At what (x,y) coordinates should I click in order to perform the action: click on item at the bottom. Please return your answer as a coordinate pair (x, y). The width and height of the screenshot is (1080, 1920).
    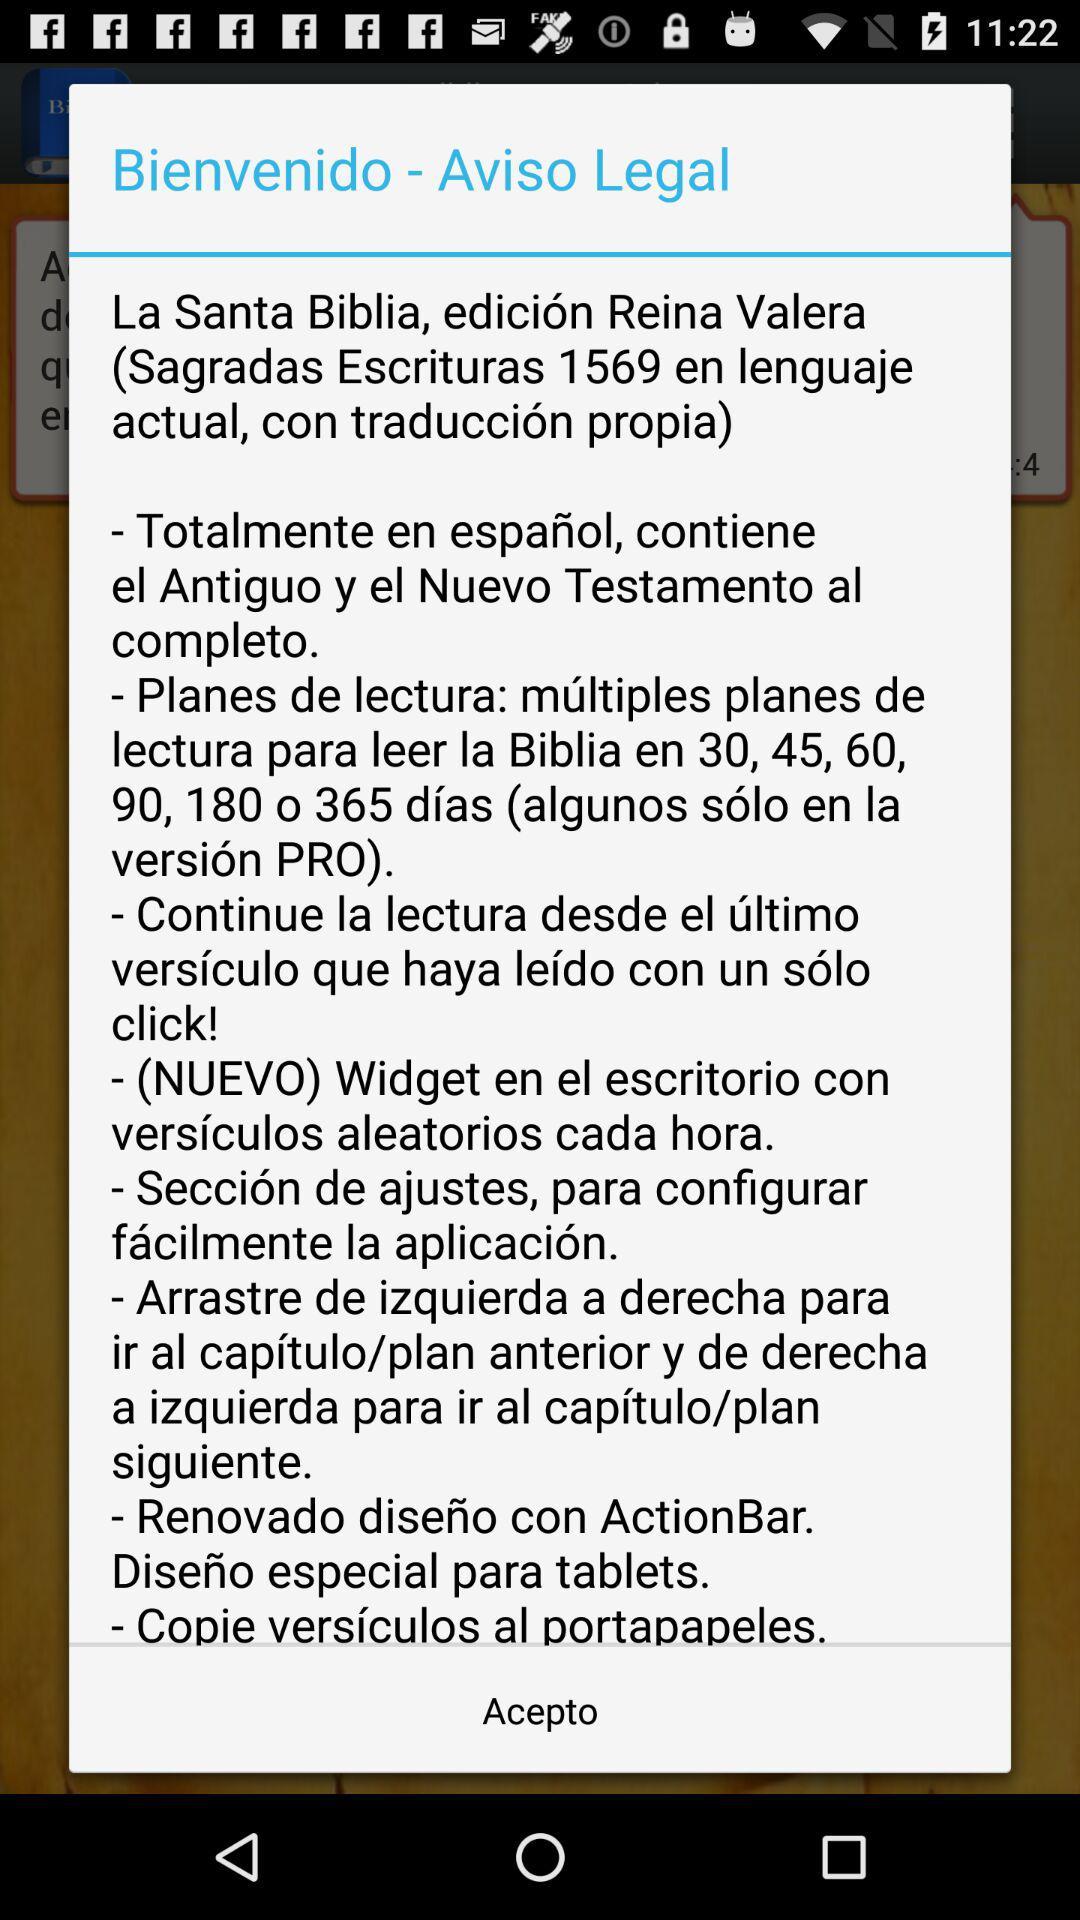
    Looking at the image, I should click on (540, 1708).